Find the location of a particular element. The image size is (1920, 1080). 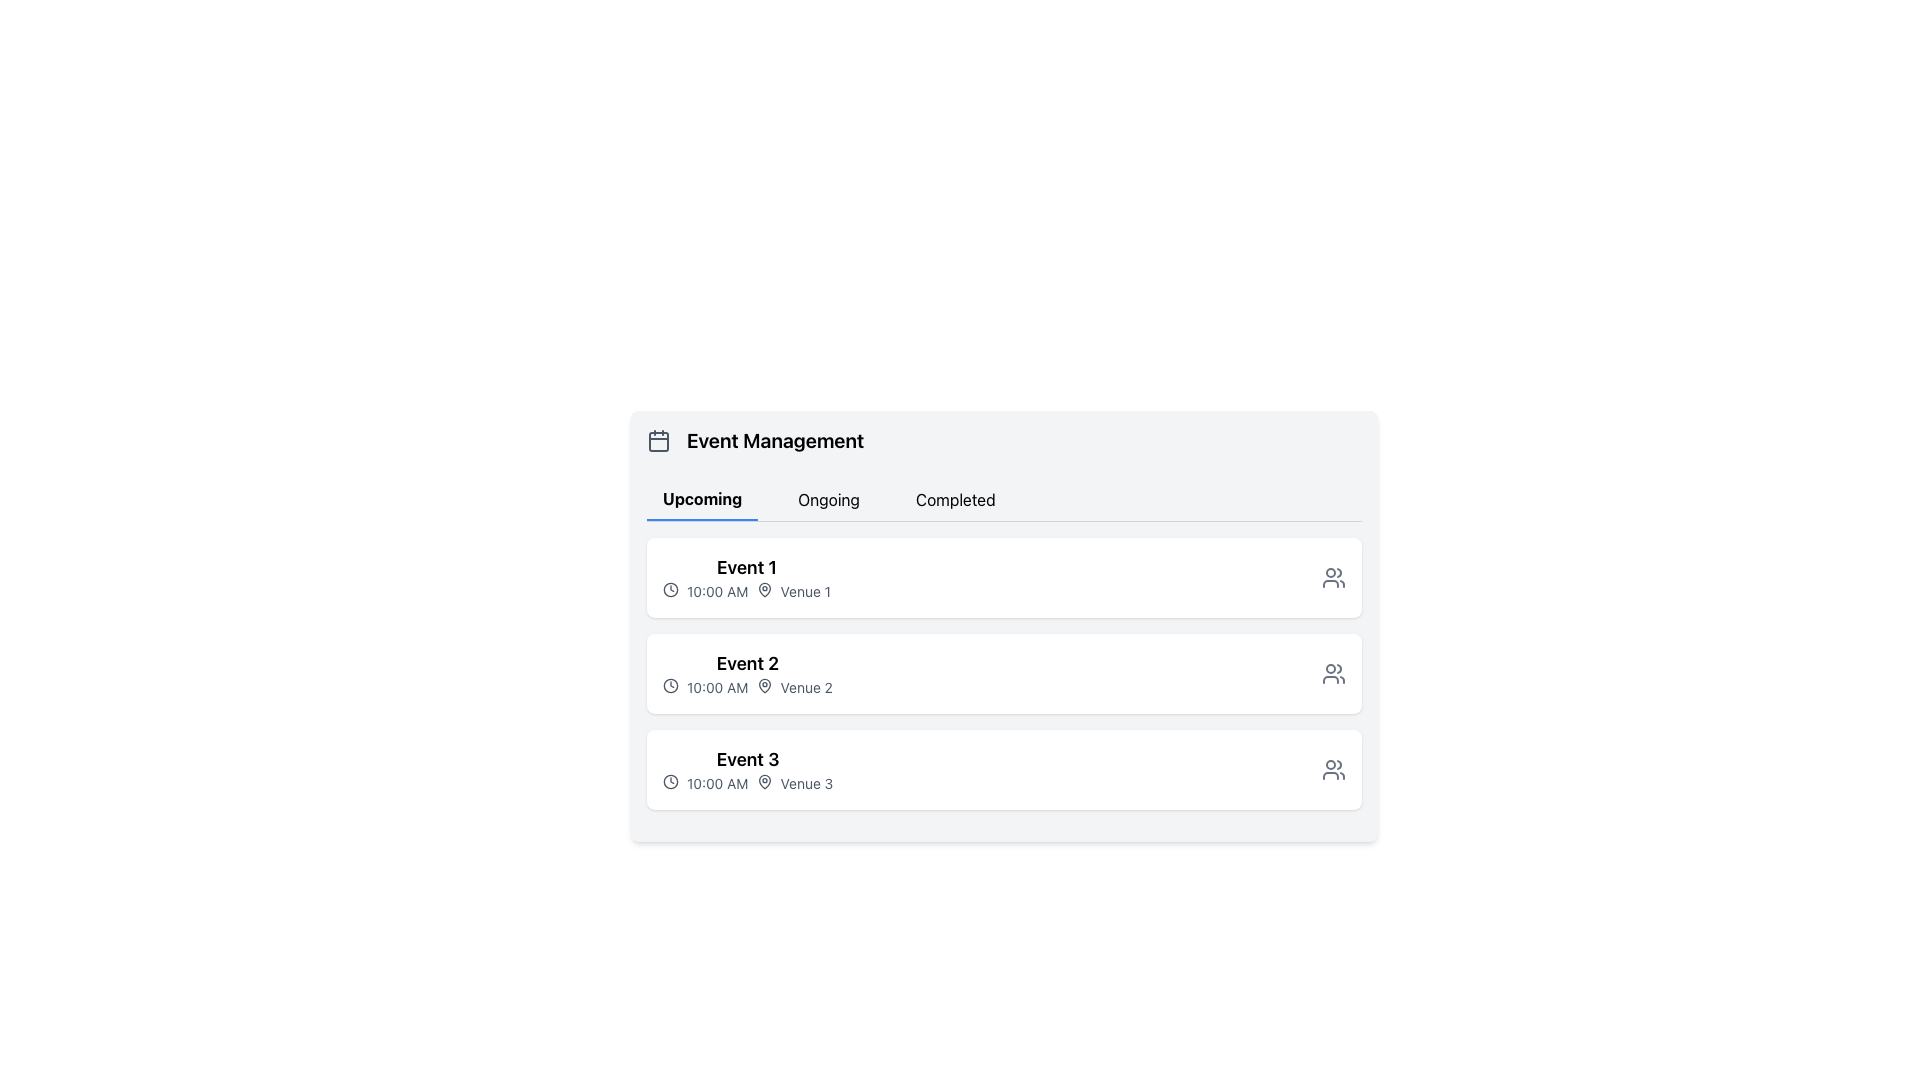

the text and icon combination displaying the scheduled time and location of 'Event 3' in the third event card is located at coordinates (747, 782).